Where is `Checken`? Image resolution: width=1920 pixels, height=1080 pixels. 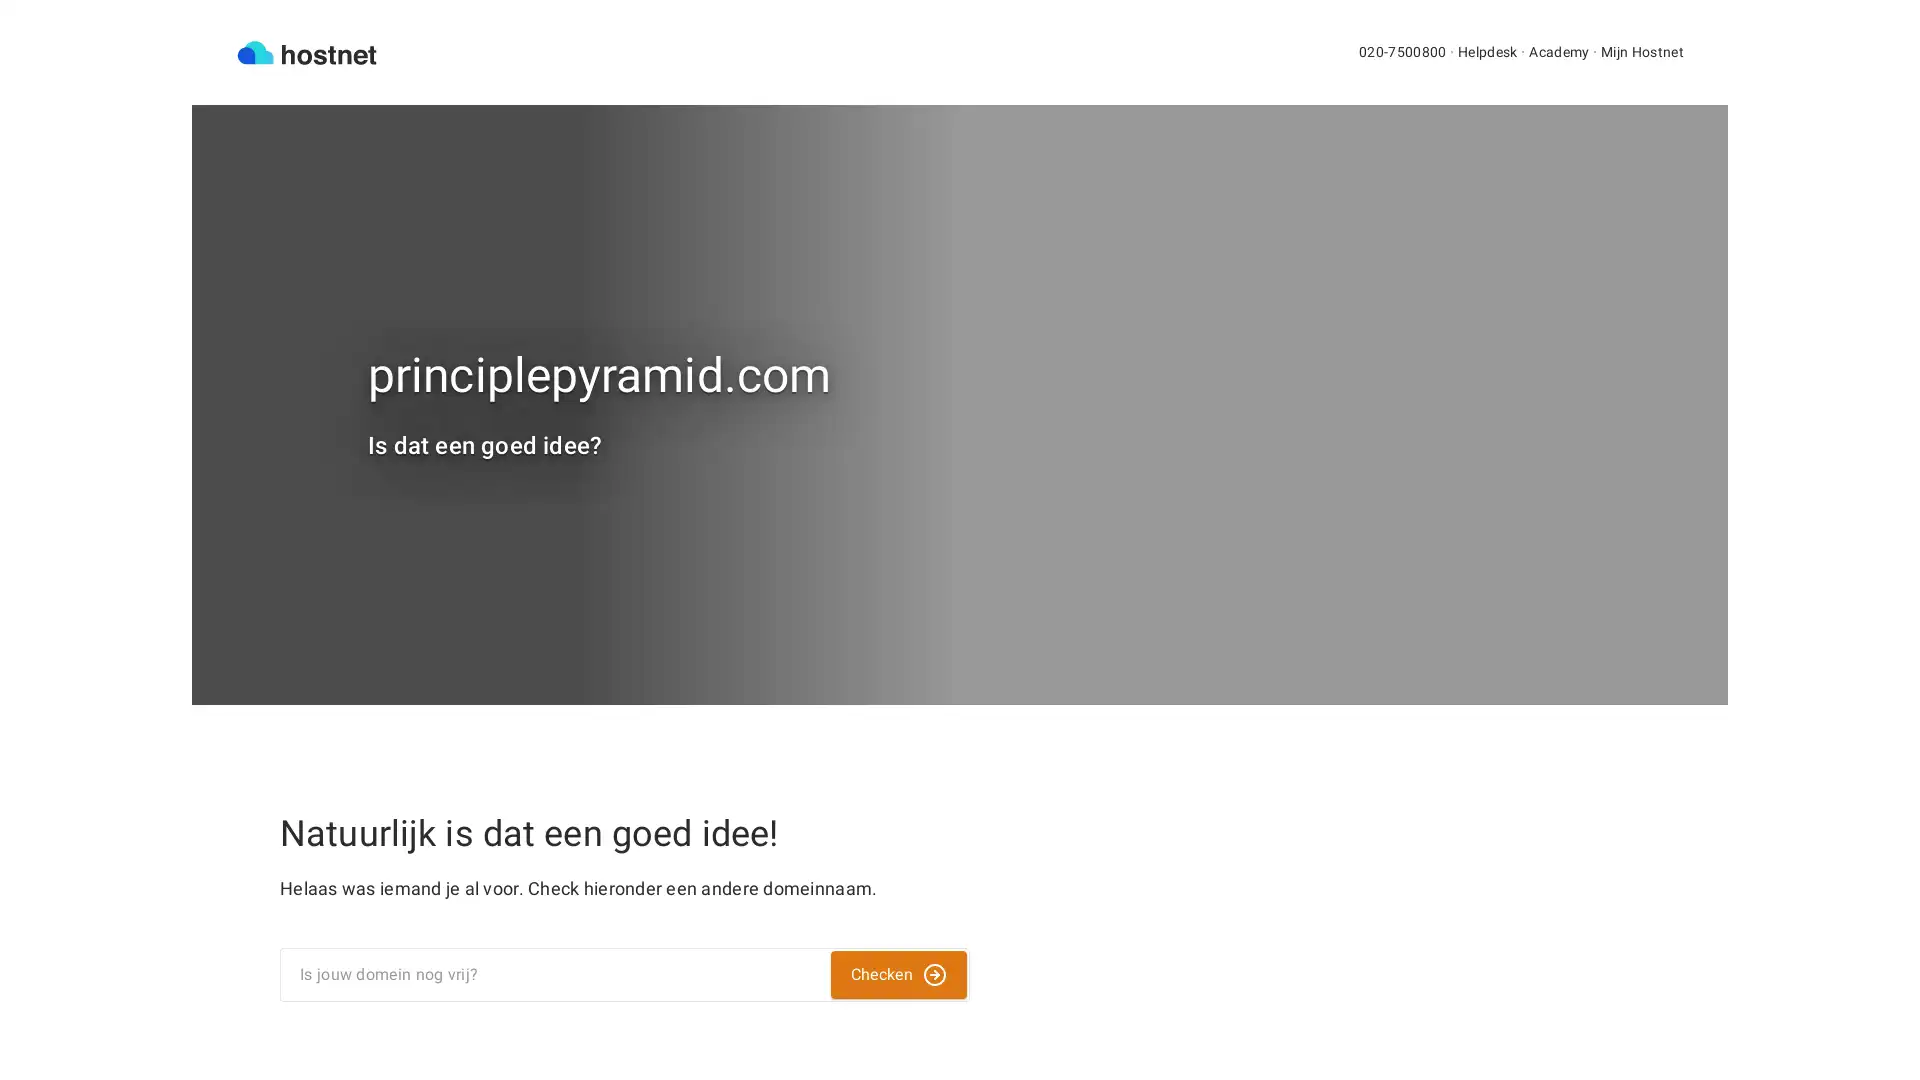 Checken is located at coordinates (897, 974).